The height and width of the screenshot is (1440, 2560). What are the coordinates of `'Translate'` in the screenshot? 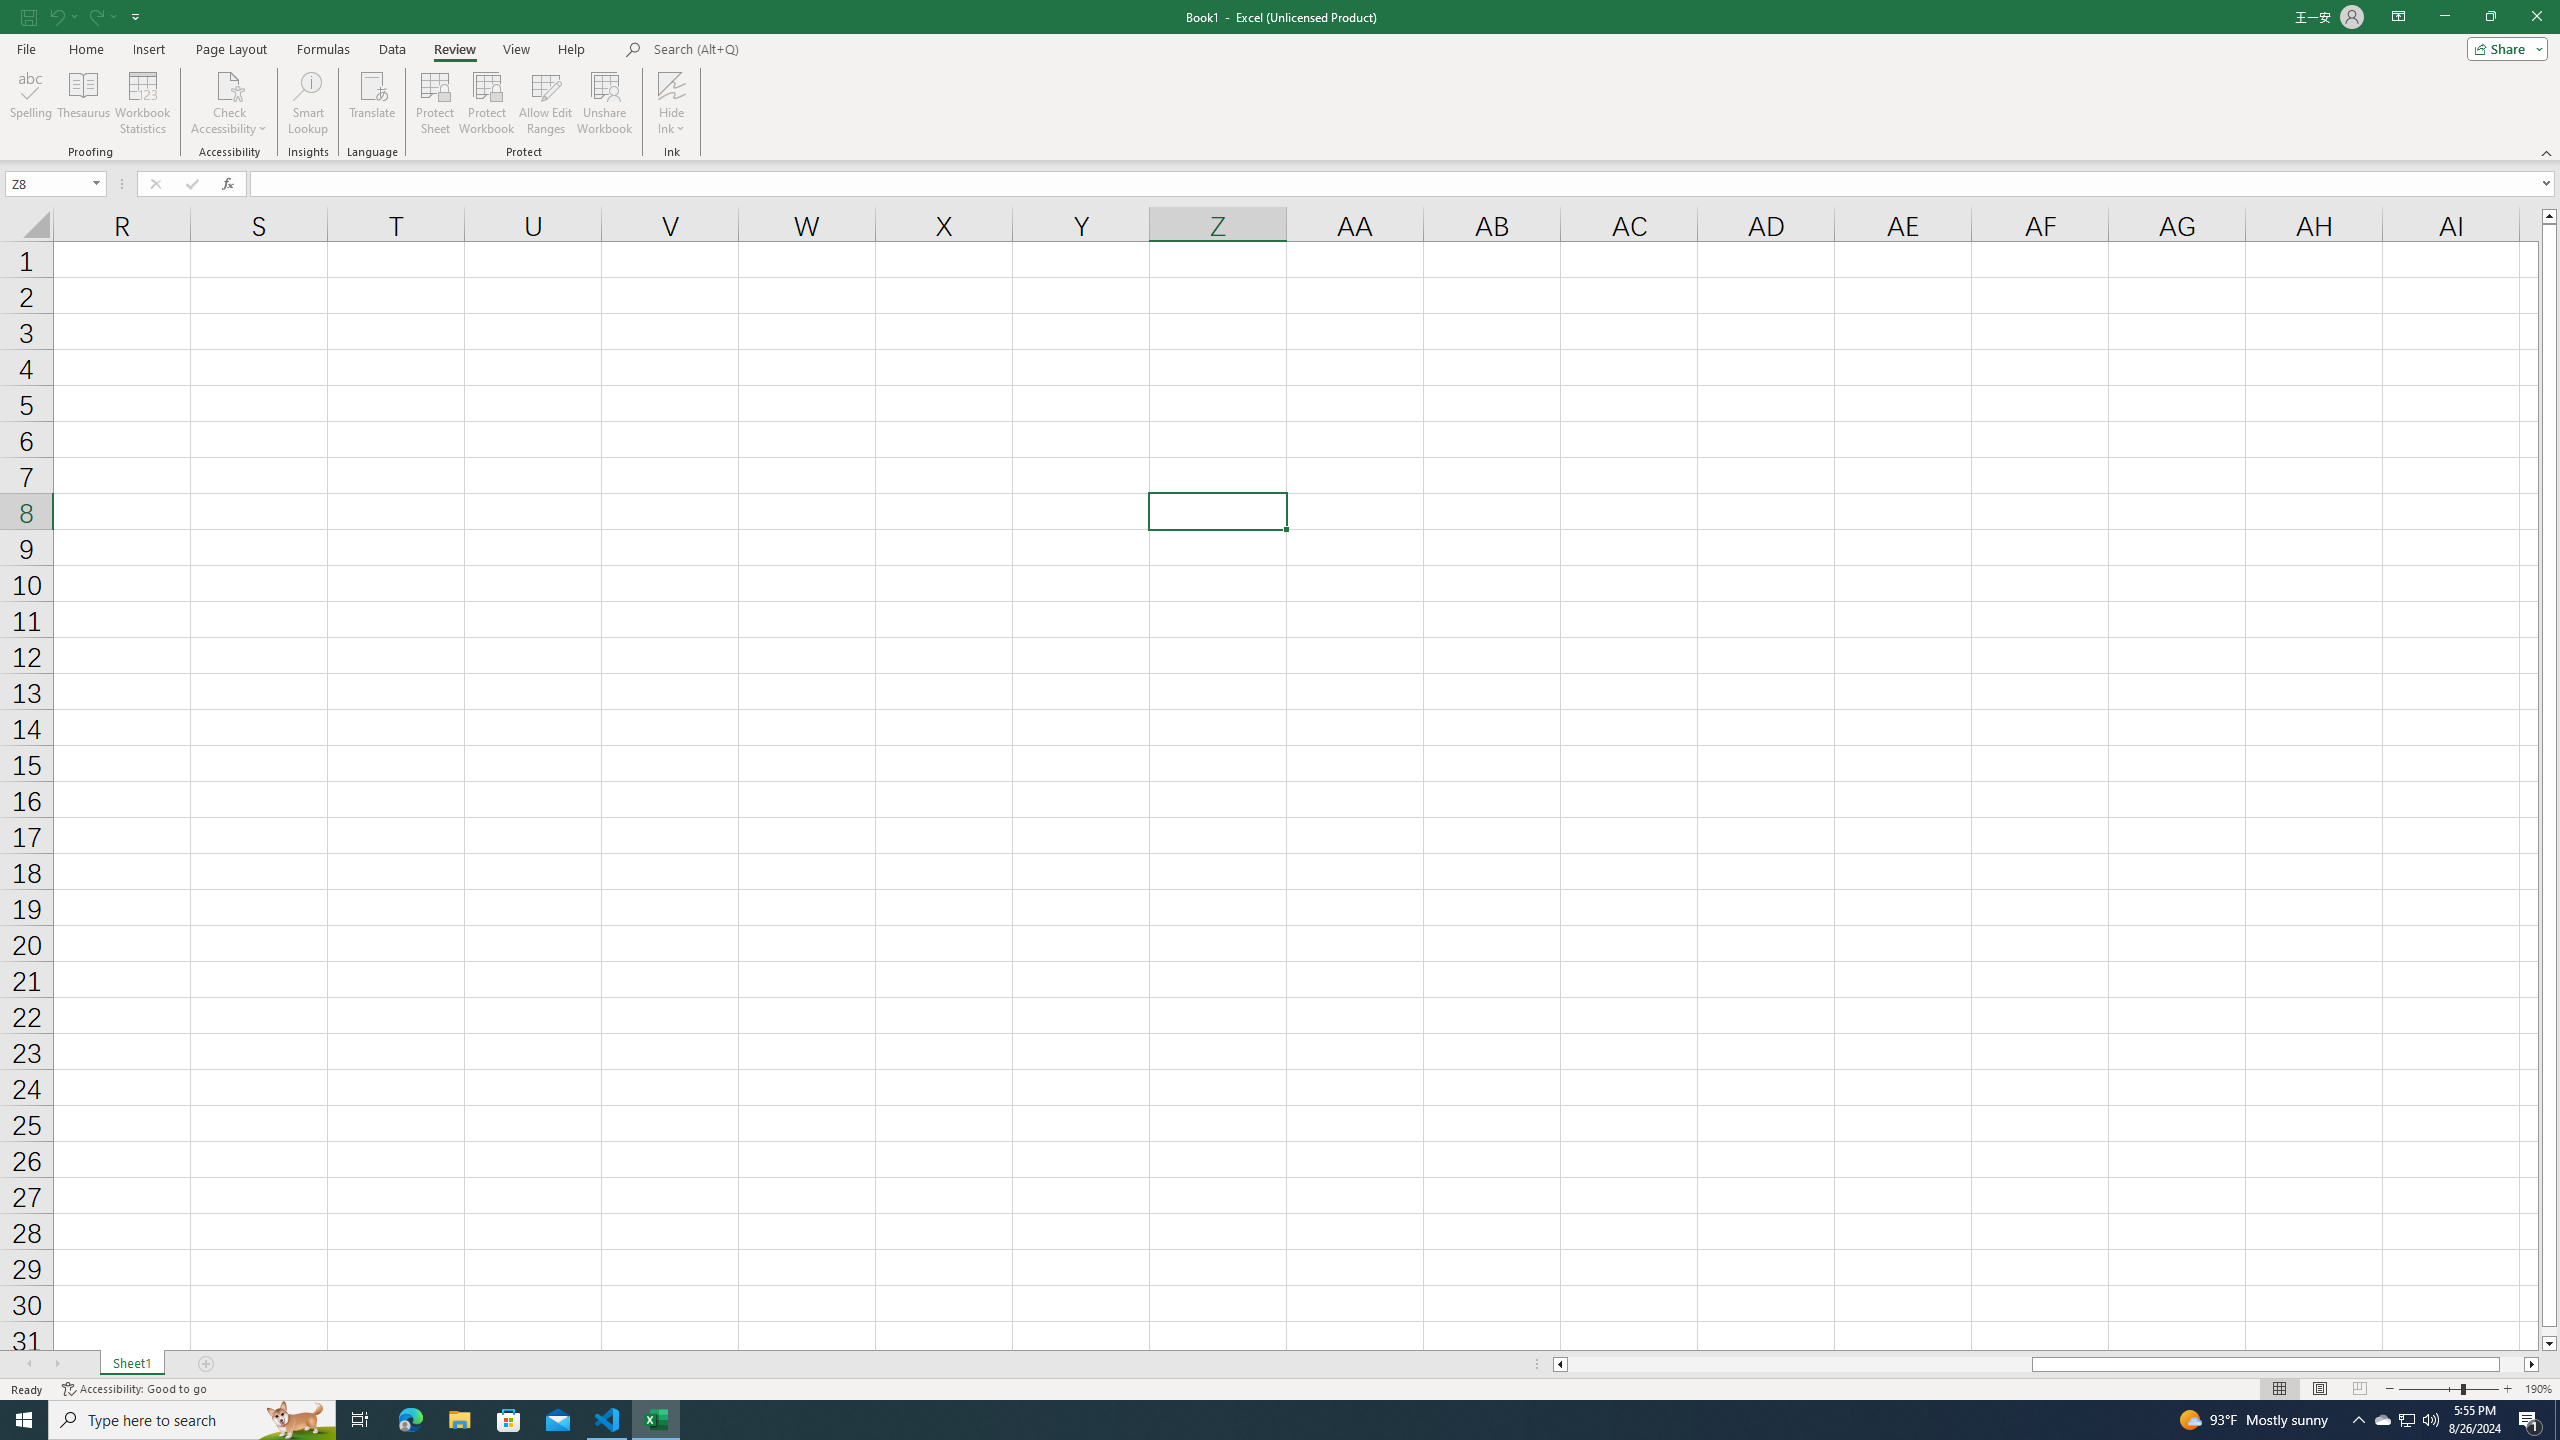 It's located at (371, 103).